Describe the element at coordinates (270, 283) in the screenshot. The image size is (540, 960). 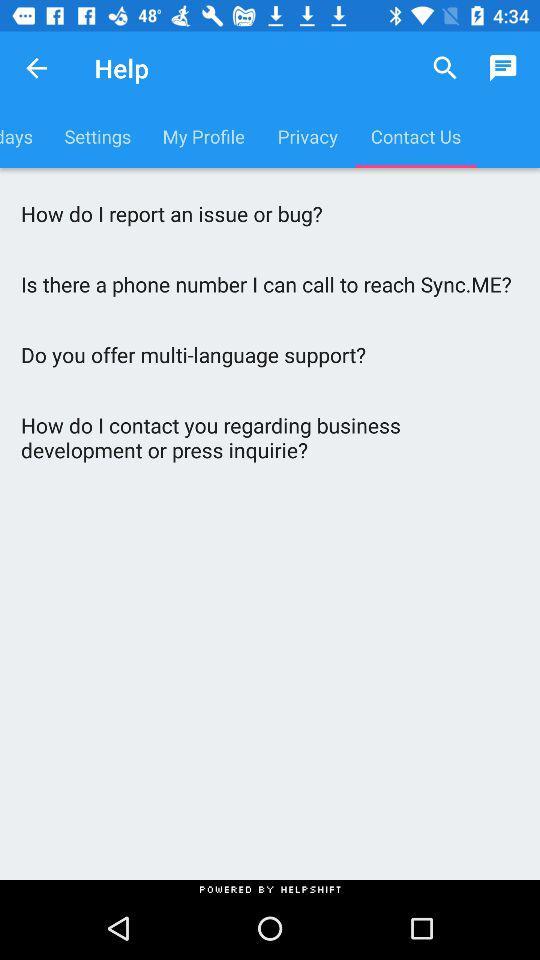
I see `item below the how do i icon` at that location.